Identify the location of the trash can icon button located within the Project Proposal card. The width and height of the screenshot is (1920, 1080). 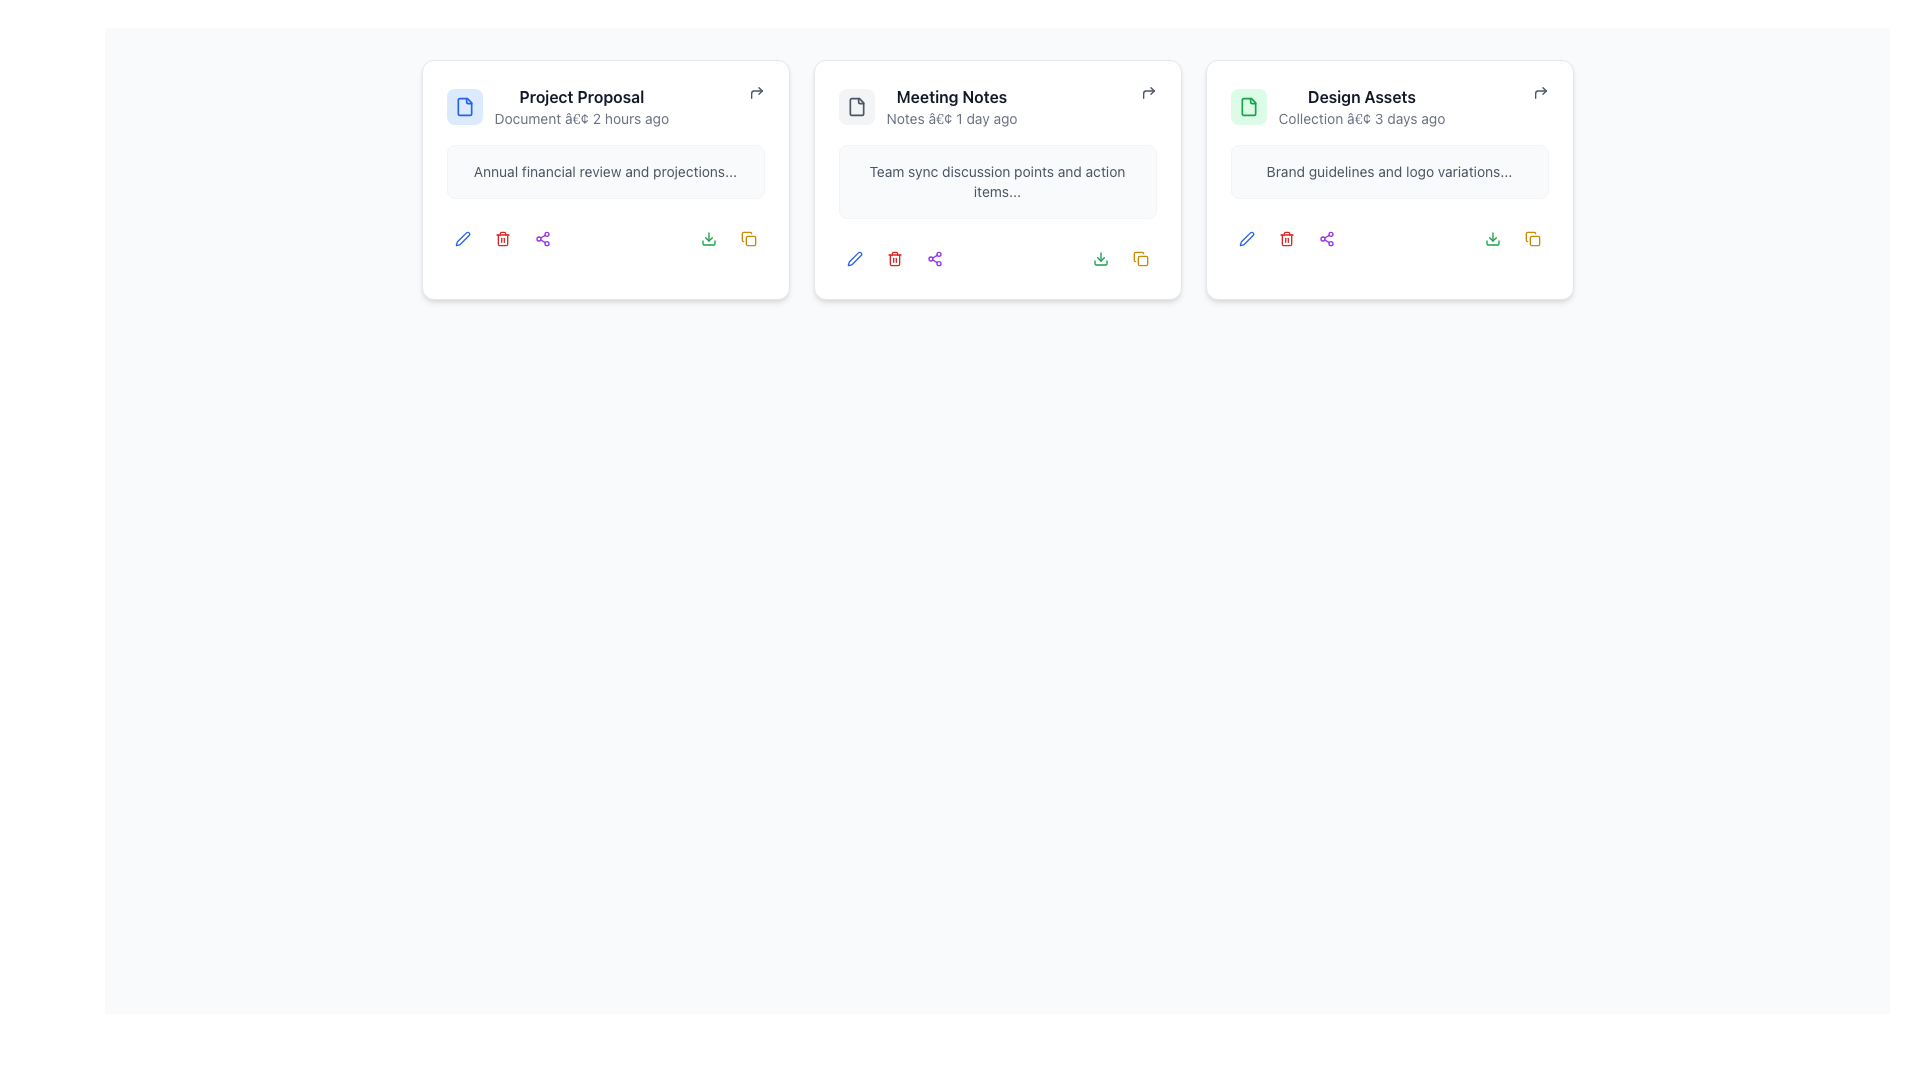
(502, 238).